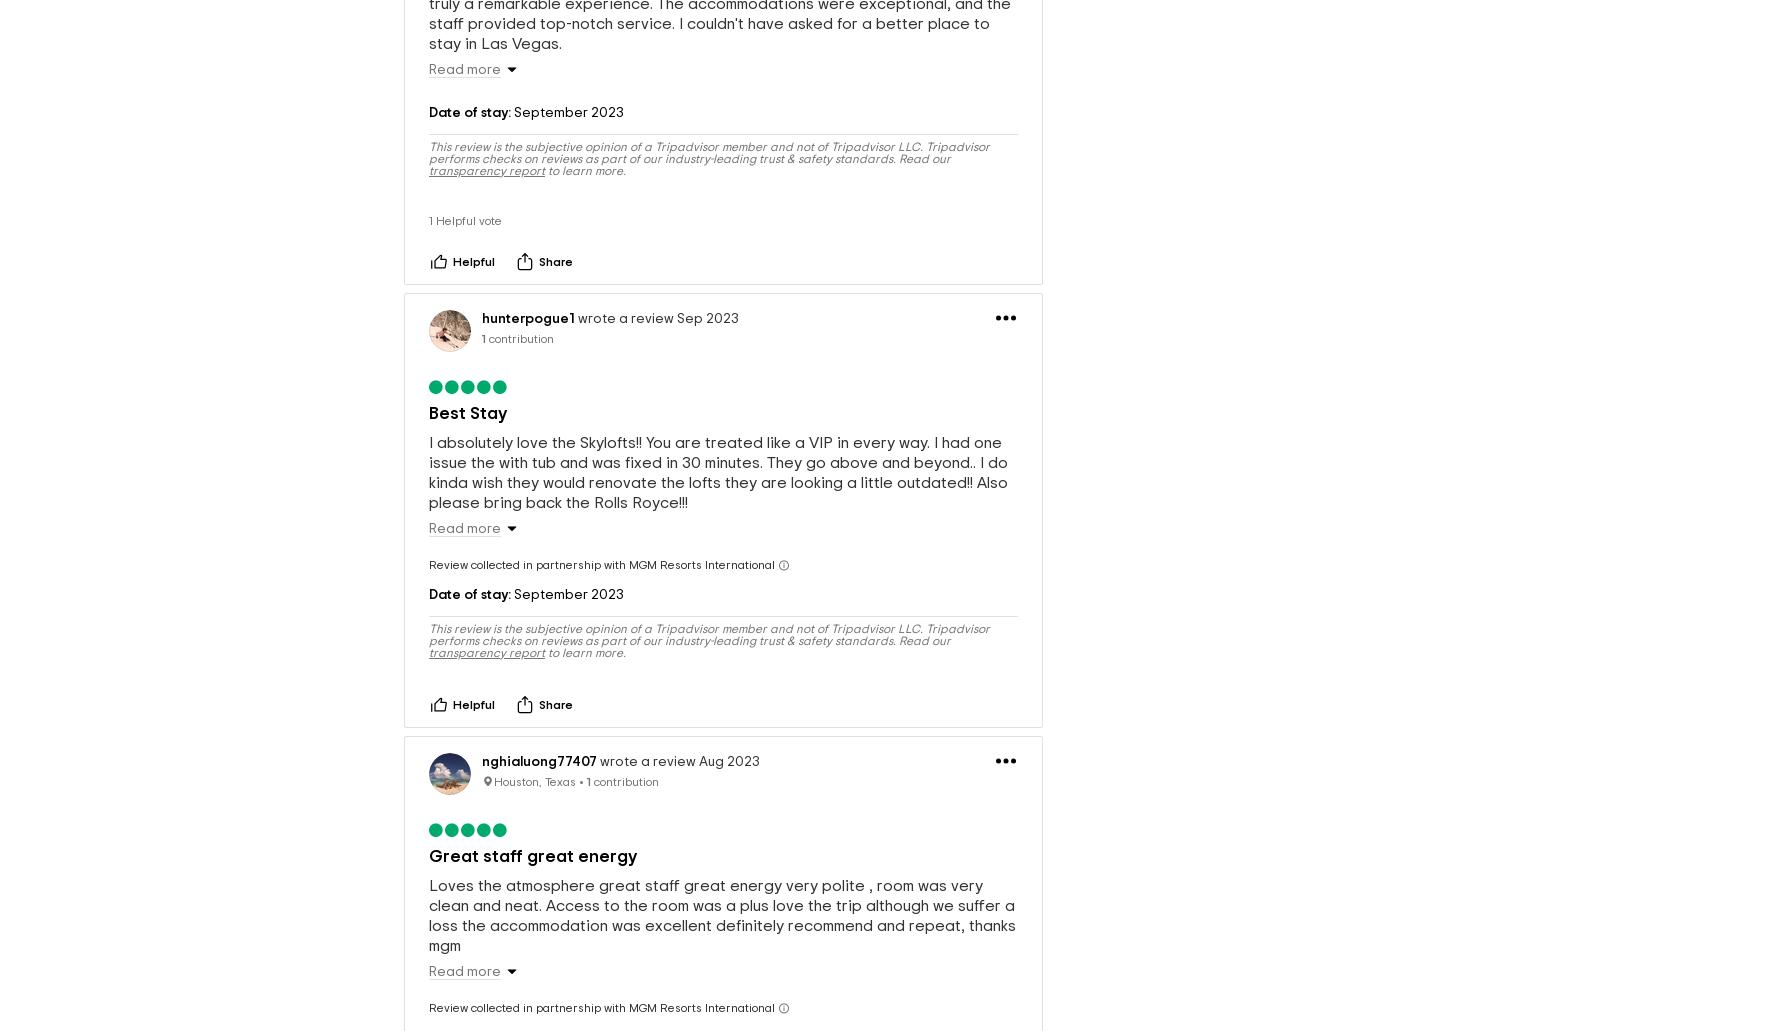 Image resolution: width=1776 pixels, height=1031 pixels. Describe the element at coordinates (466, 379) in the screenshot. I see `'Best Stay'` at that location.